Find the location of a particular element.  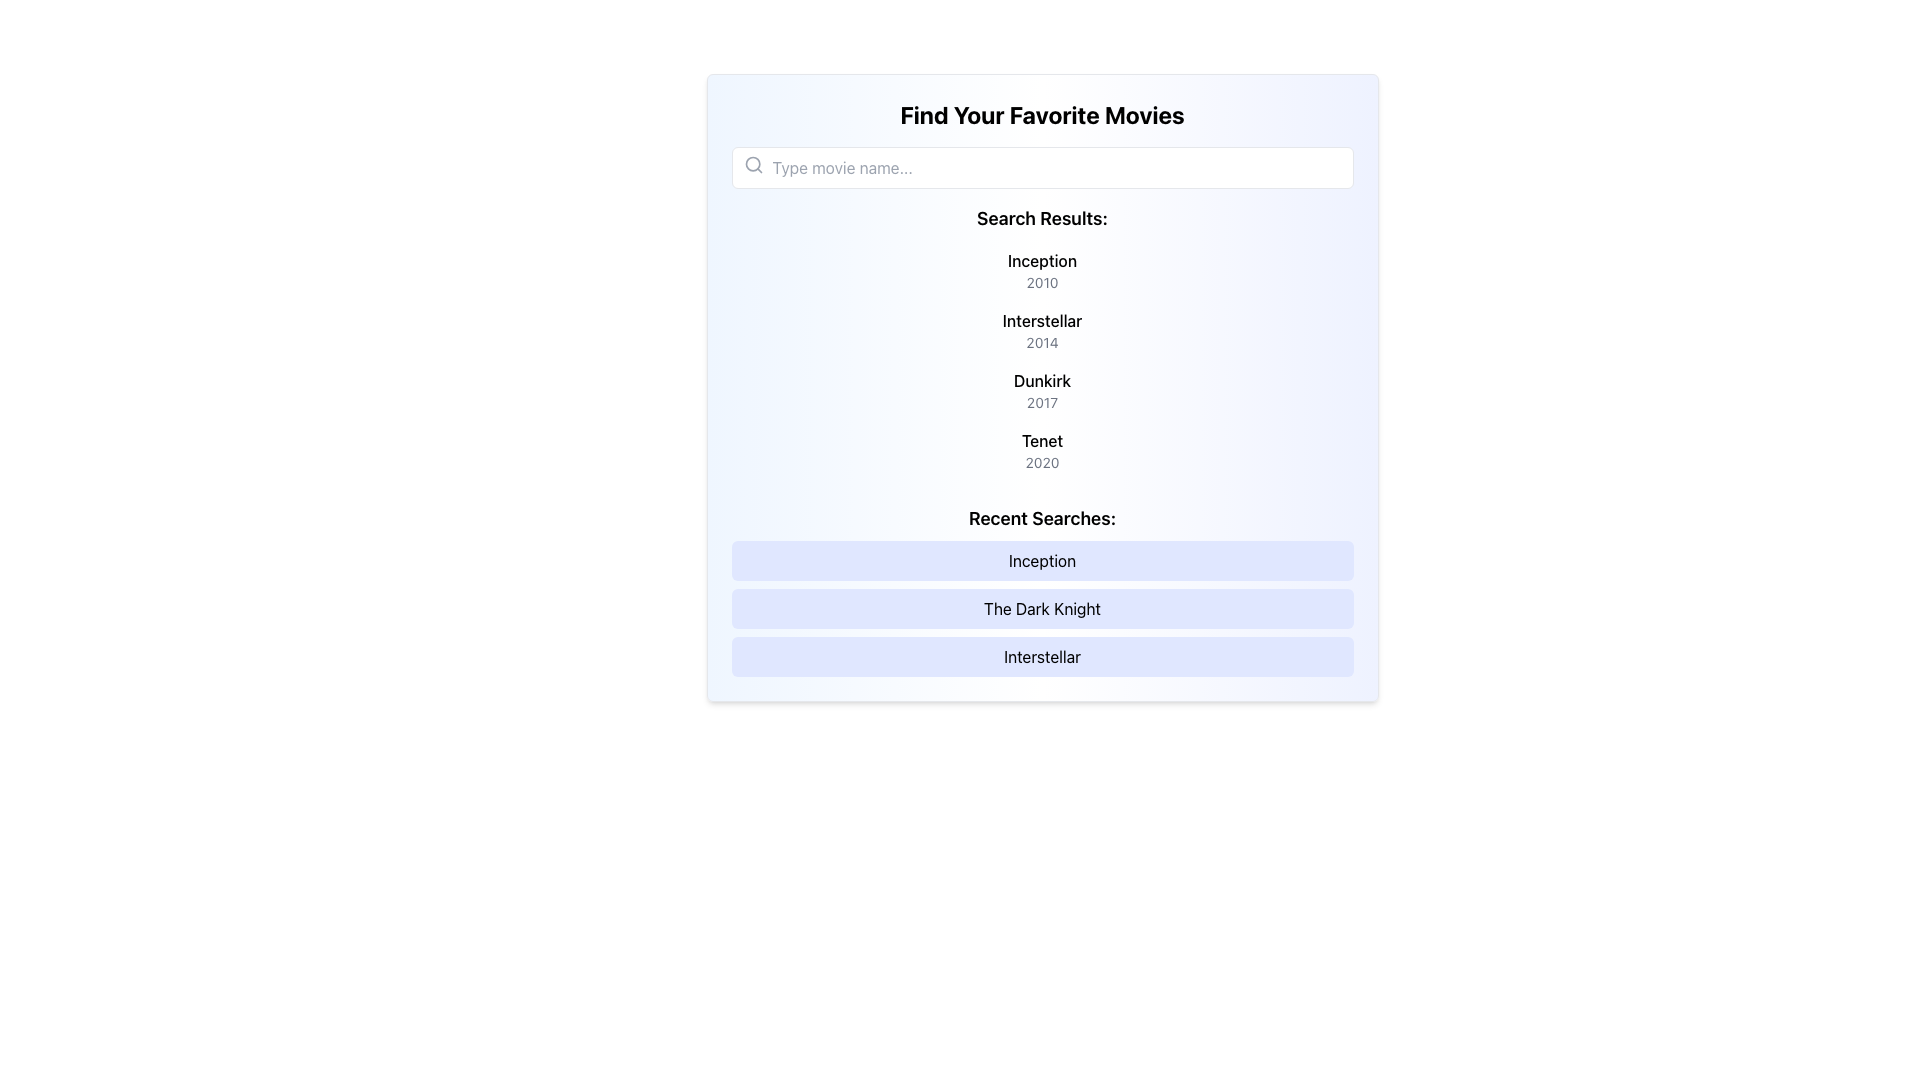

the 'Interstellar' button, which is the last item under the 'Recent Searches' heading, to revisit the search is located at coordinates (1041, 656).